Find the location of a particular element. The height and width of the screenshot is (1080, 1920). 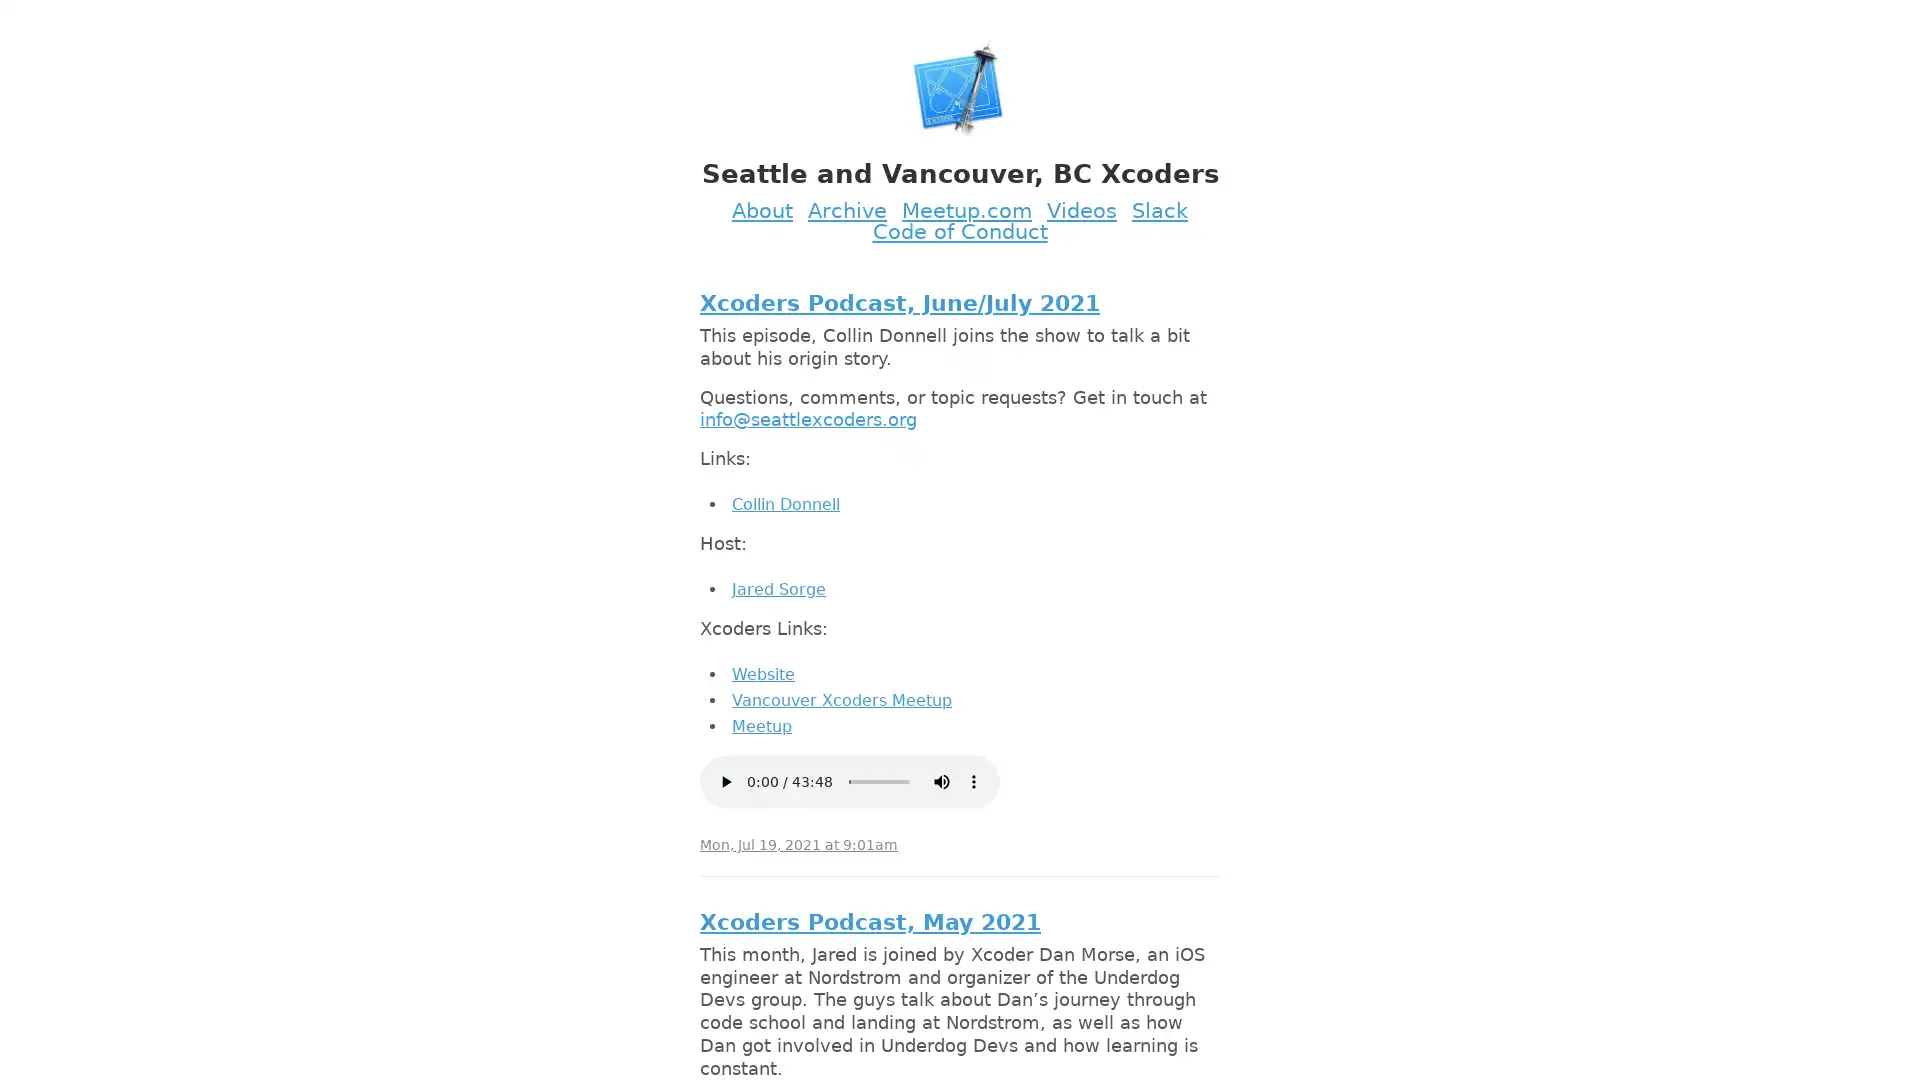

show more media controls is located at coordinates (974, 779).